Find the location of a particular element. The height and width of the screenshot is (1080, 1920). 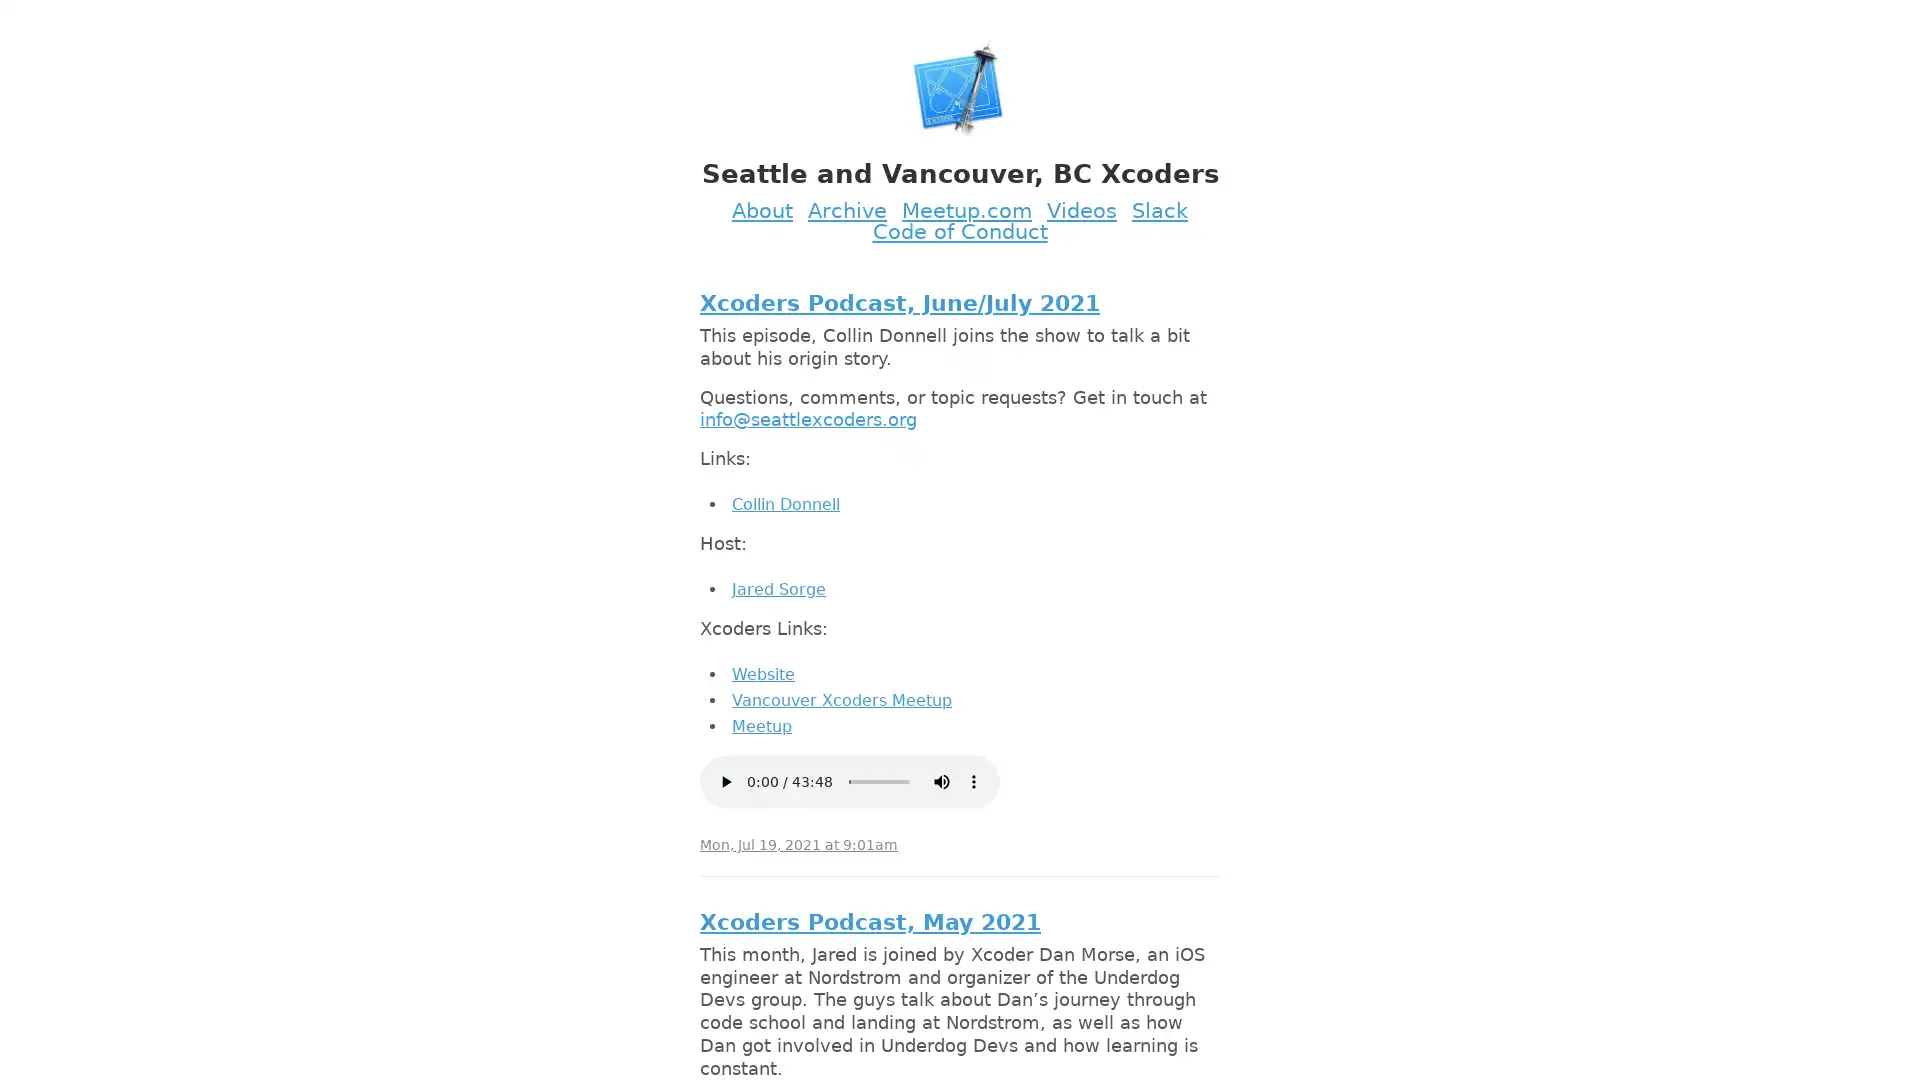

show more media controls is located at coordinates (974, 779).